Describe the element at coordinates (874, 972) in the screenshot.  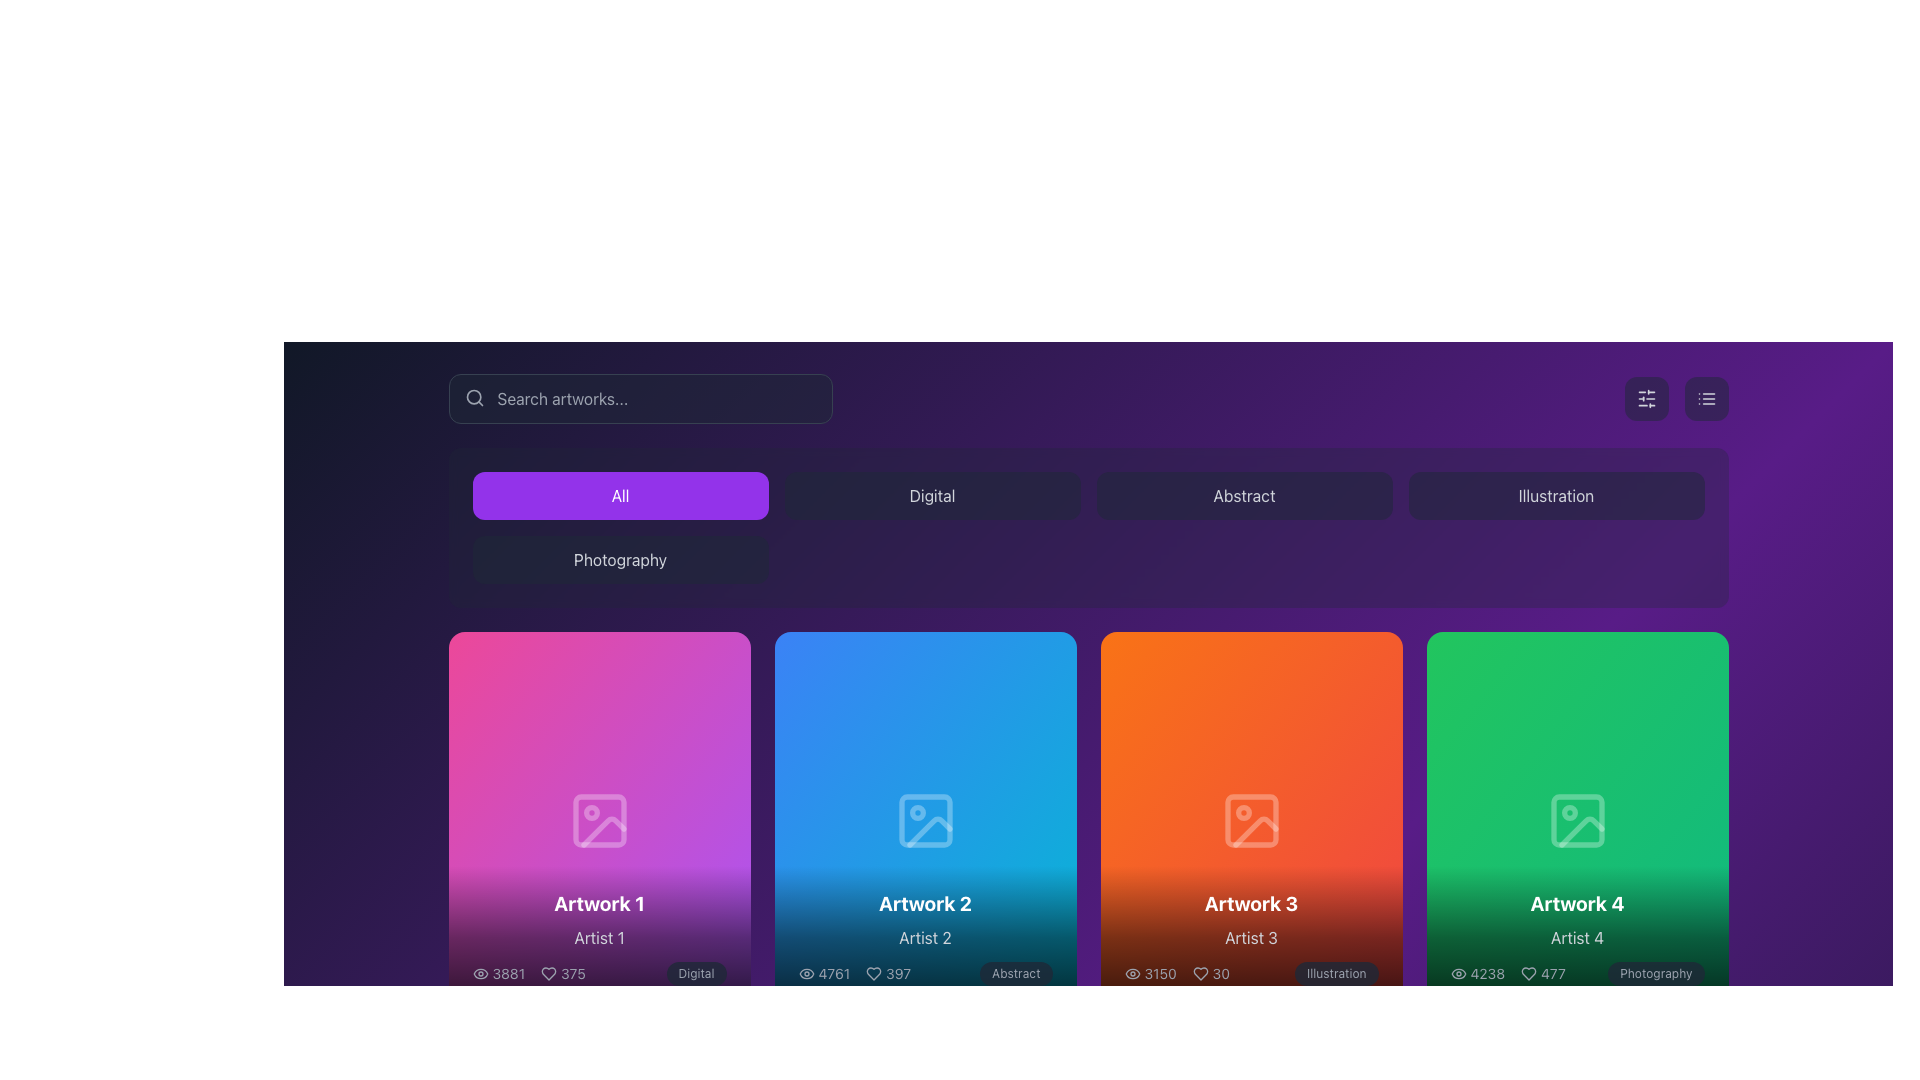
I see `the heart icon for Artwork 2 to possibly see additional actions or animations` at that location.